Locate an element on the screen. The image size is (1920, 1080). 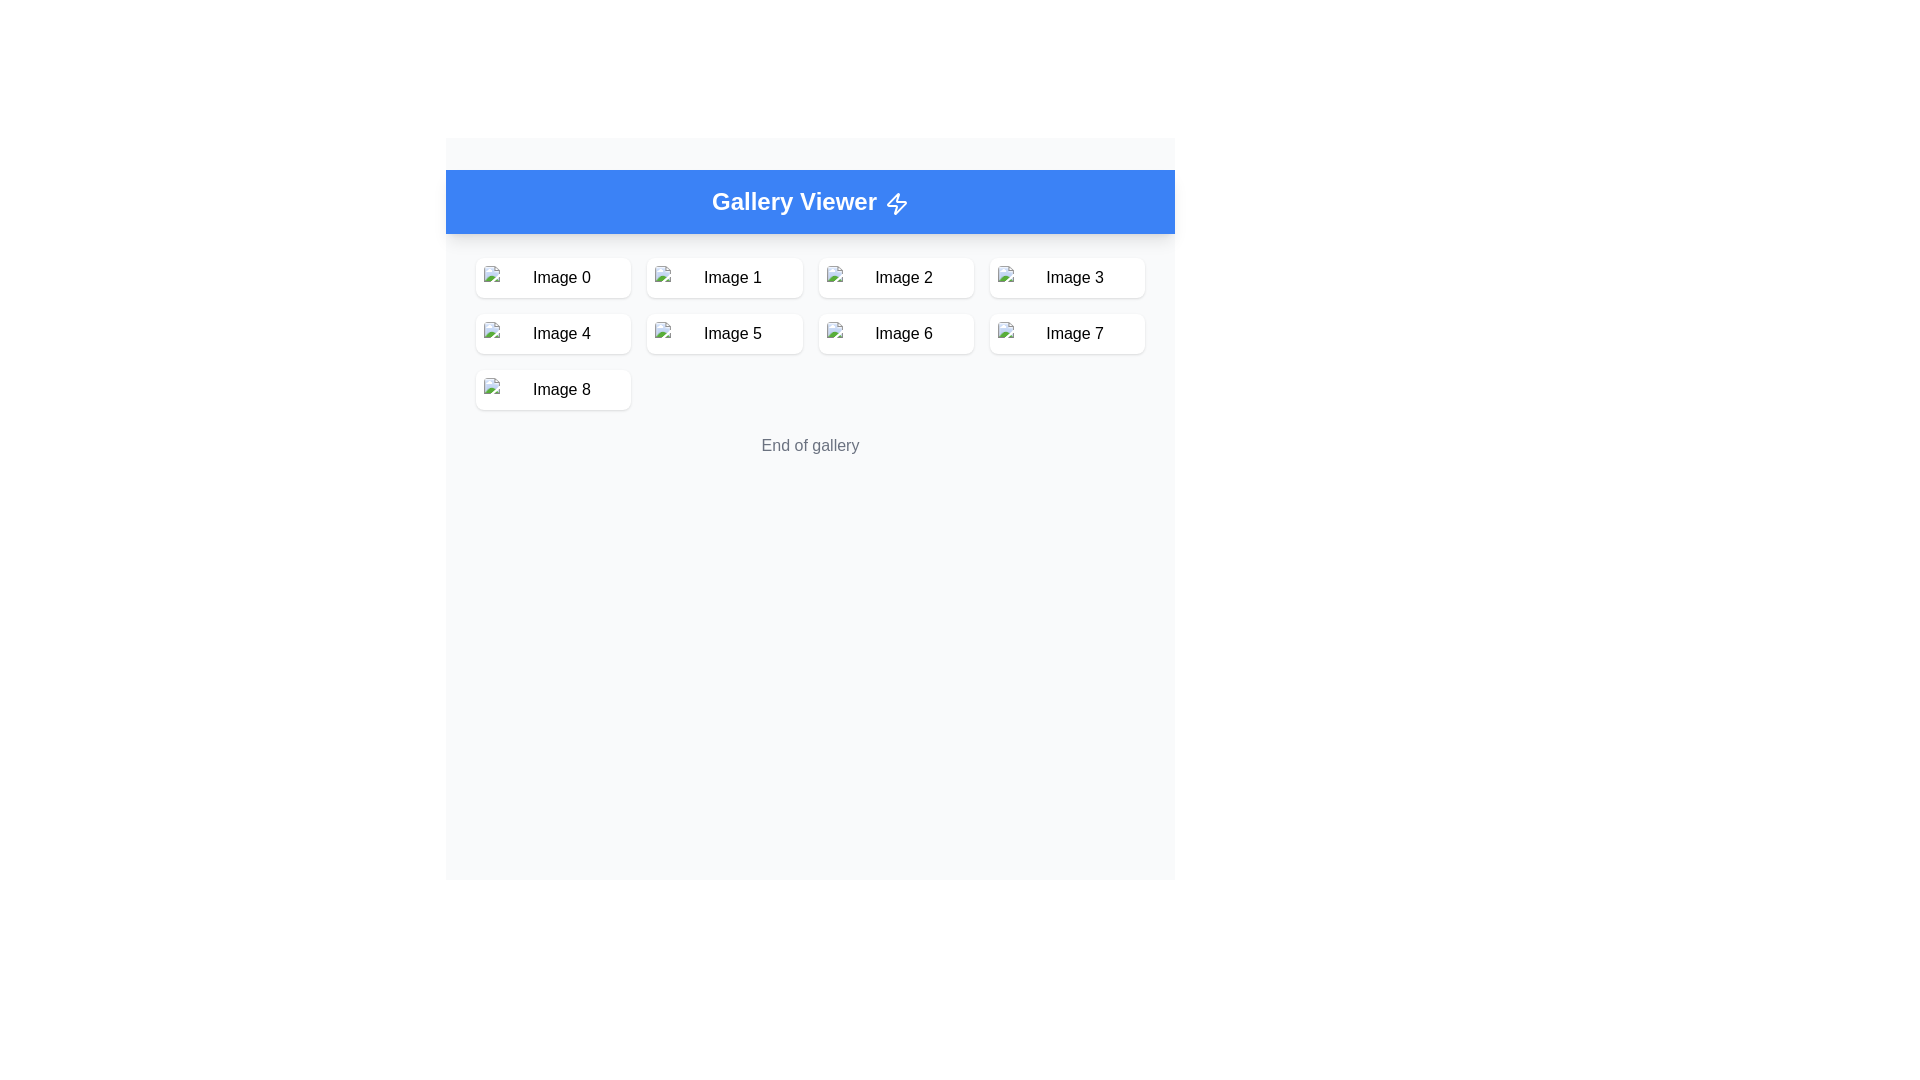
placeholder image component located in the first row and second column of the grid layout for details is located at coordinates (723, 277).